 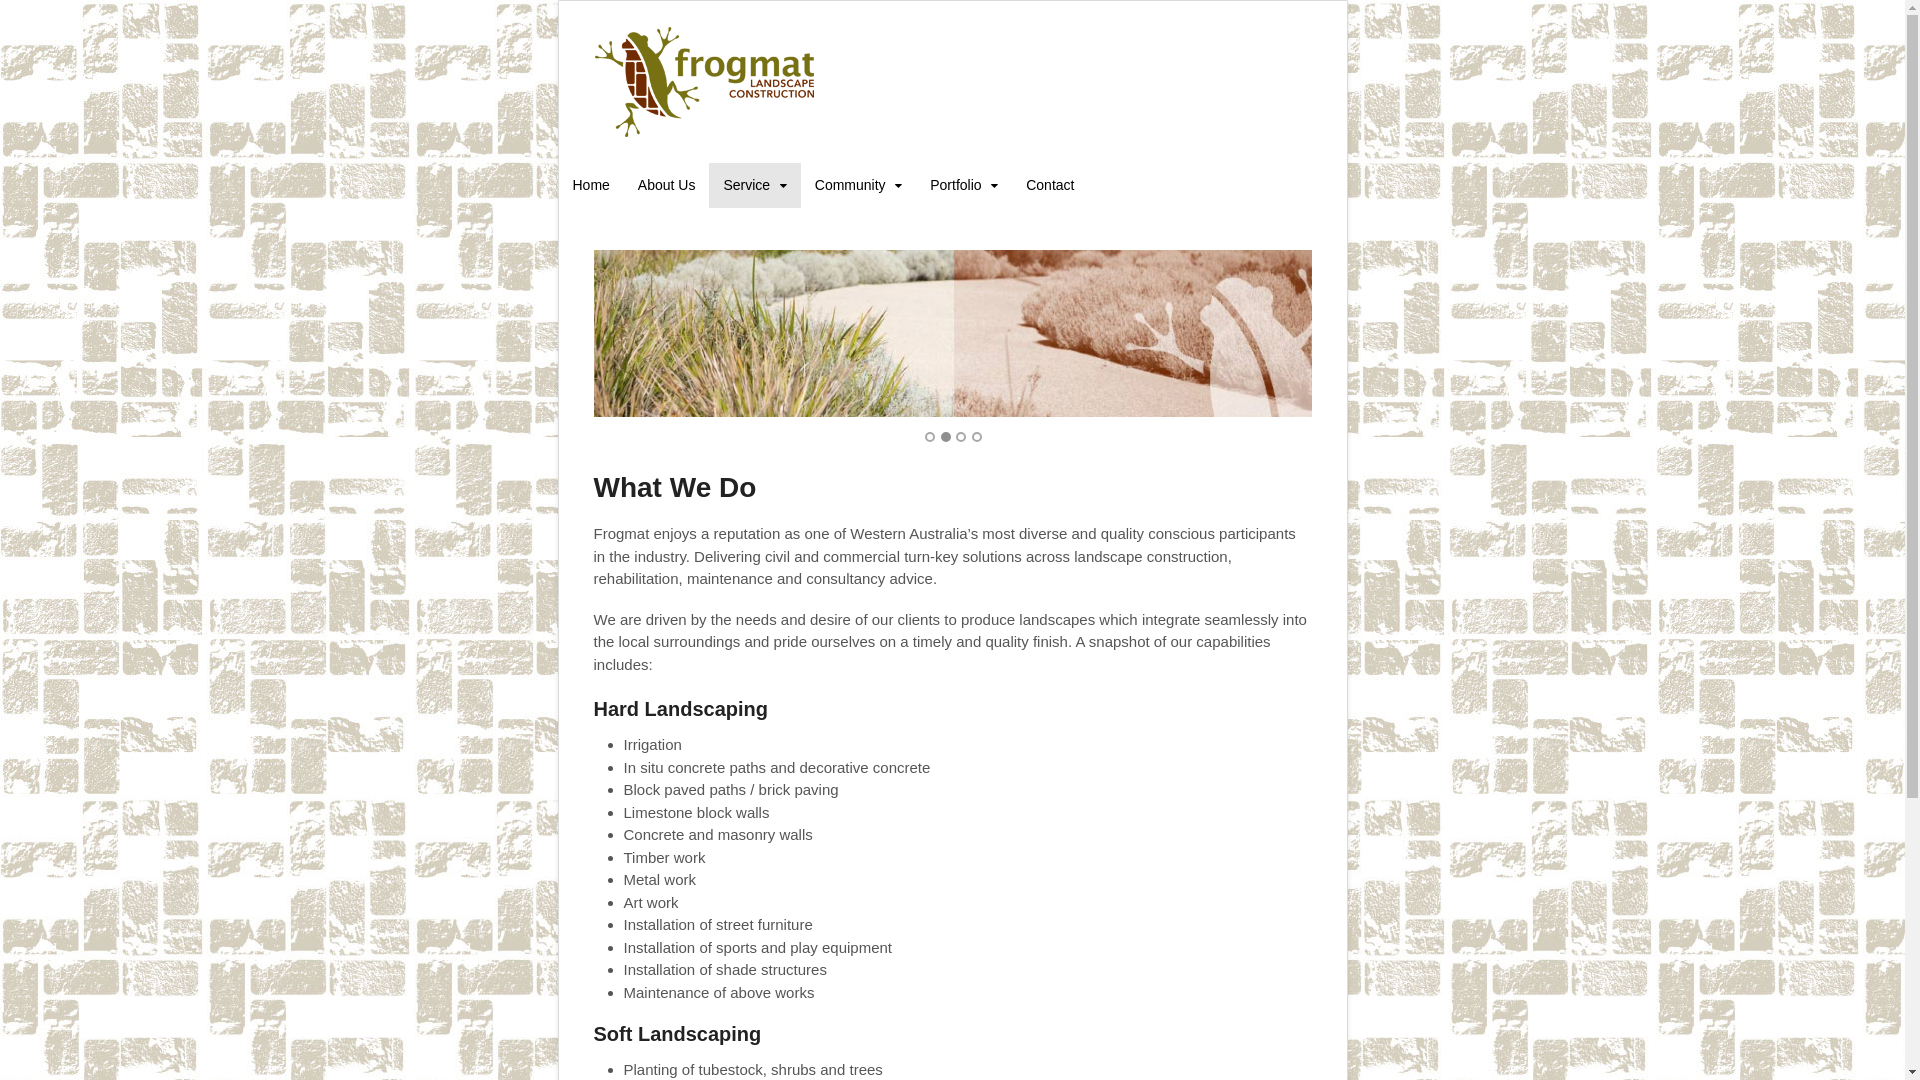 I want to click on '2', so click(x=944, y=435).